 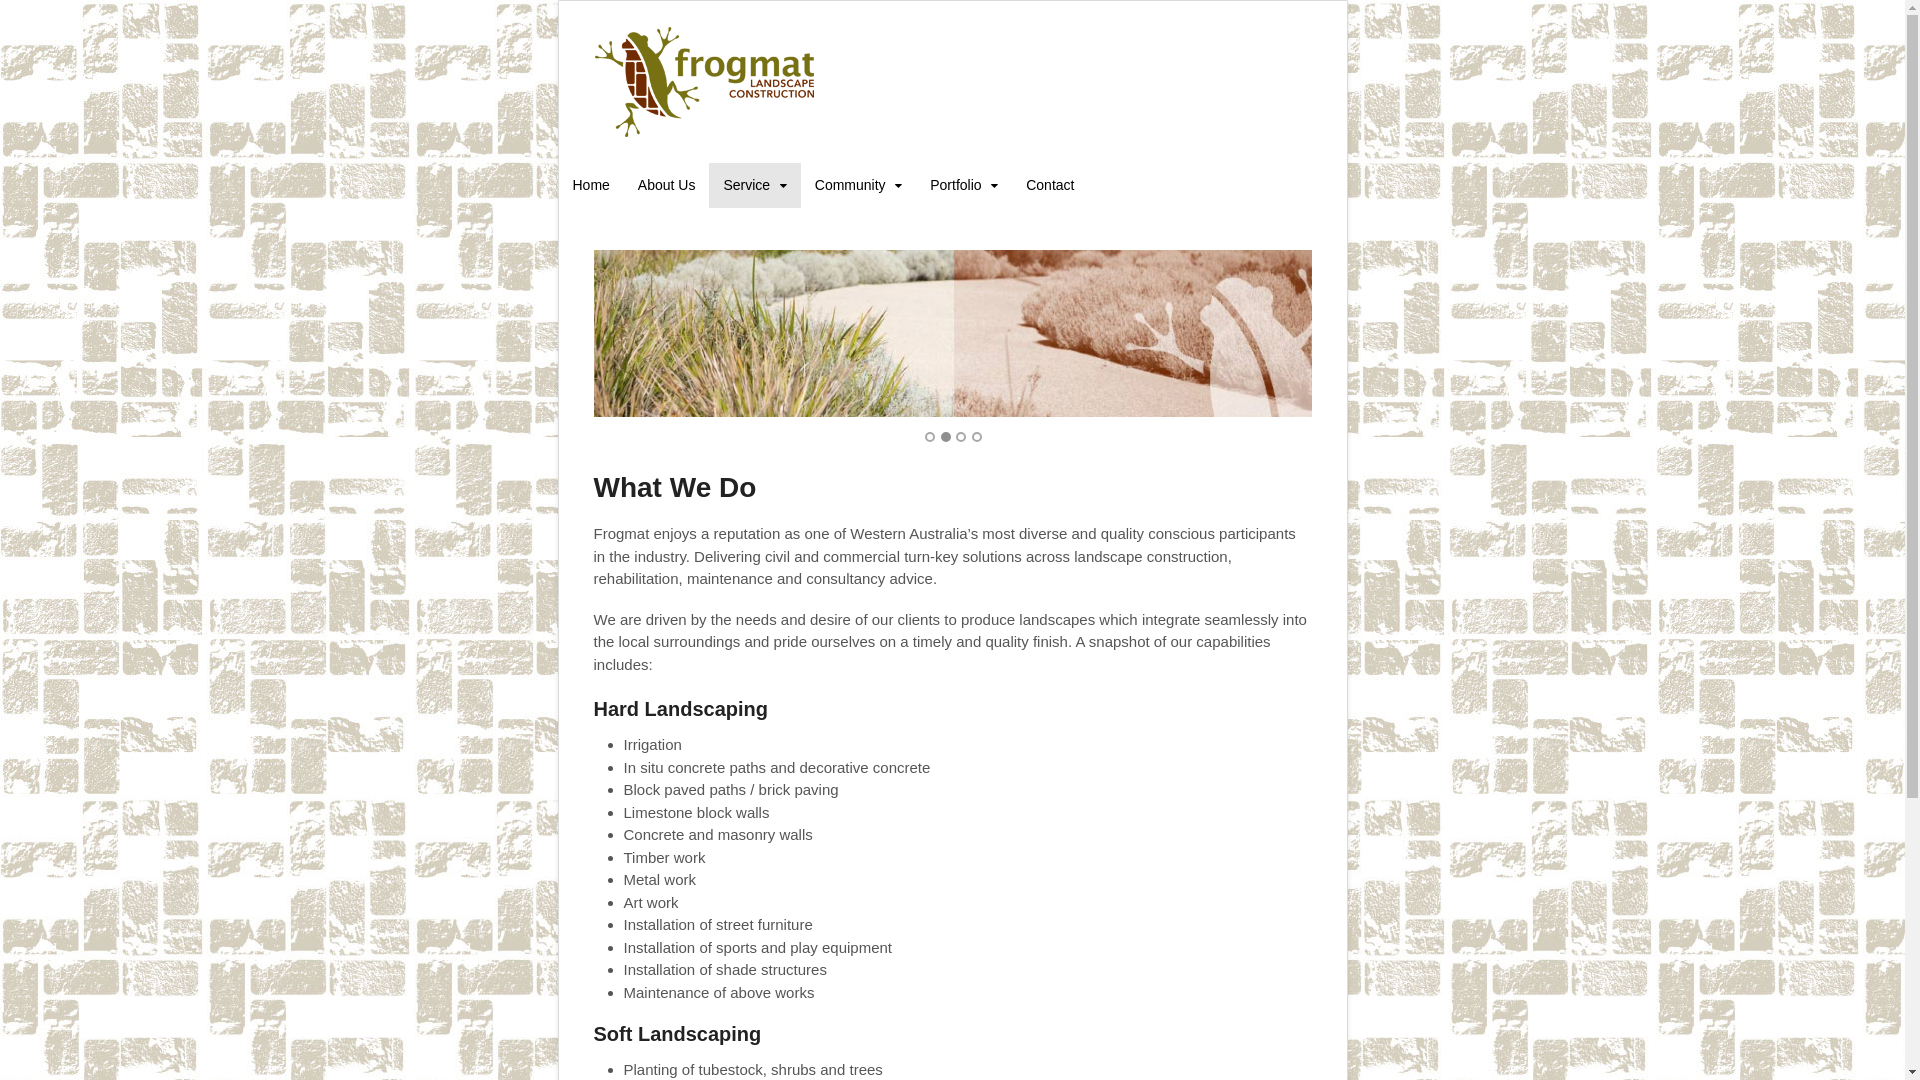 I want to click on '2', so click(x=944, y=435).